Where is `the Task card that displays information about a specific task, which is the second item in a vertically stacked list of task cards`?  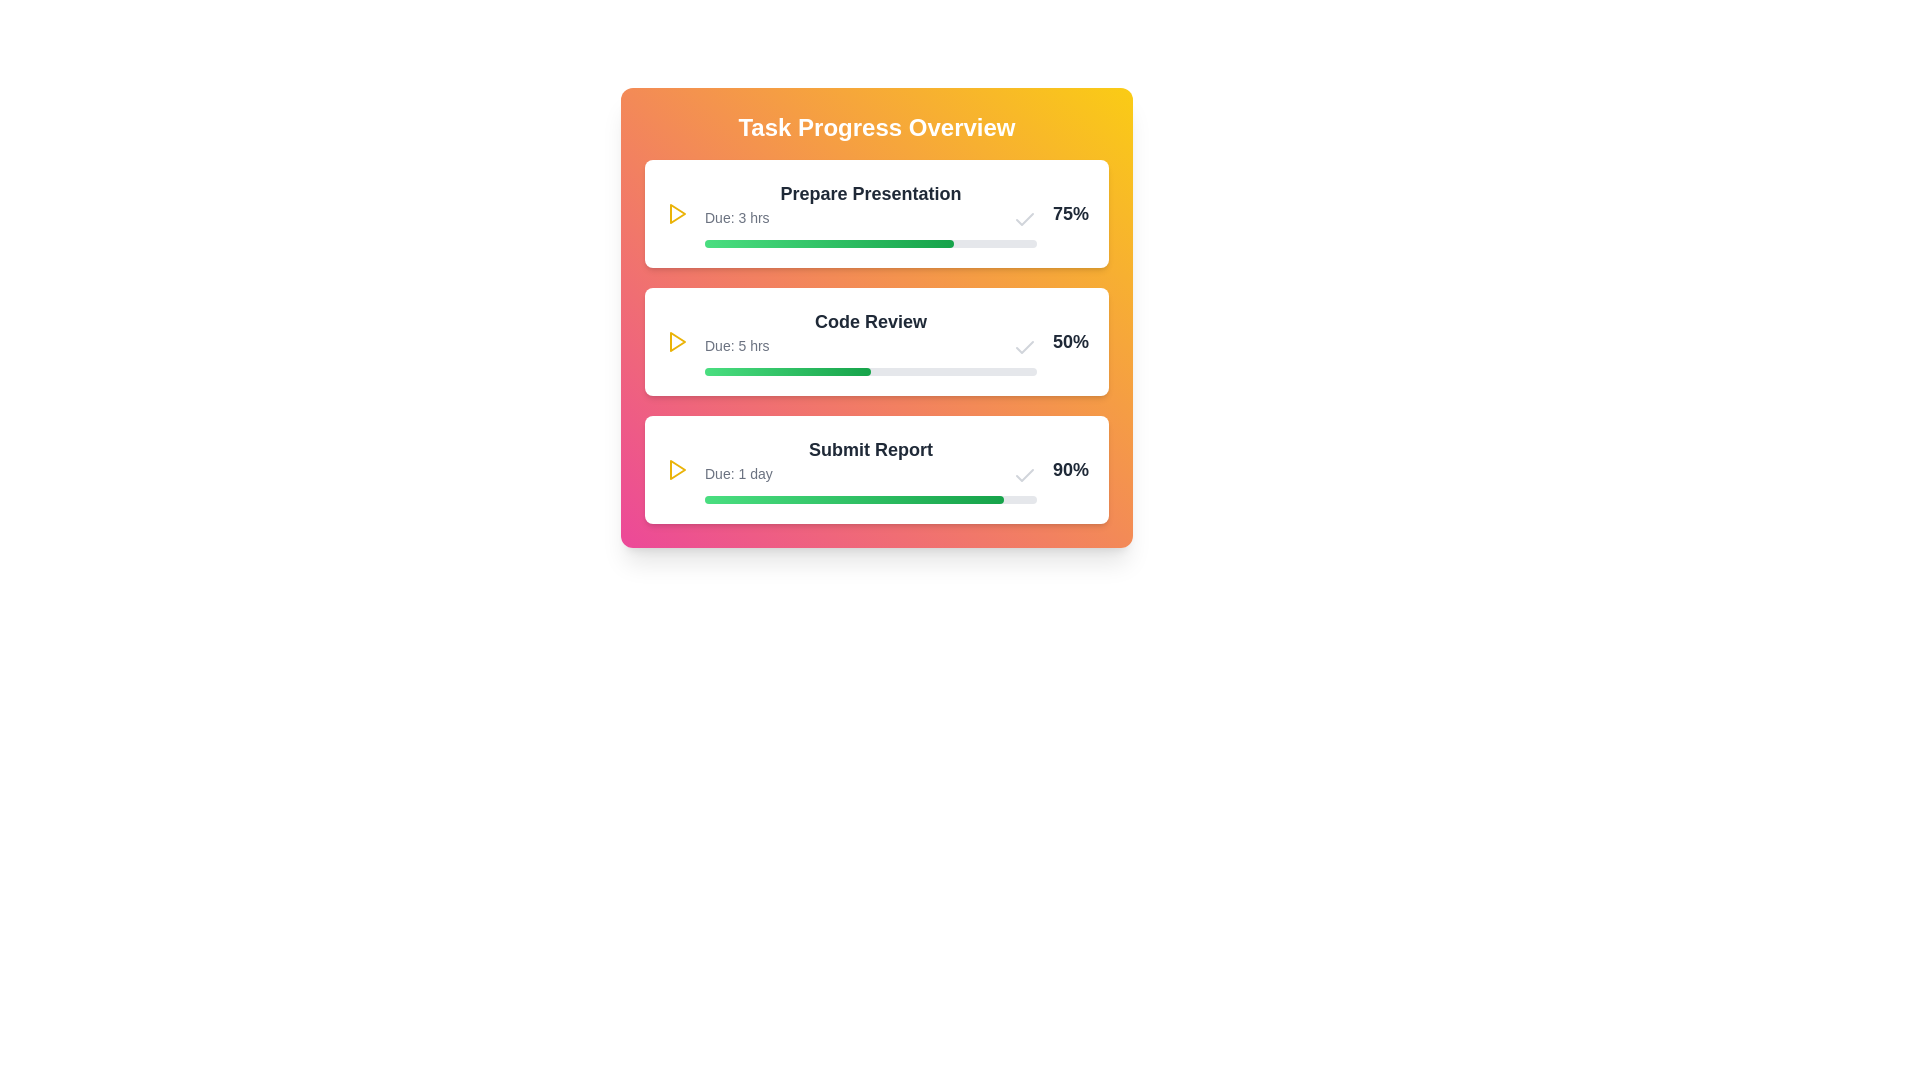 the Task card that displays information about a specific task, which is the second item in a vertically stacked list of task cards is located at coordinates (877, 341).